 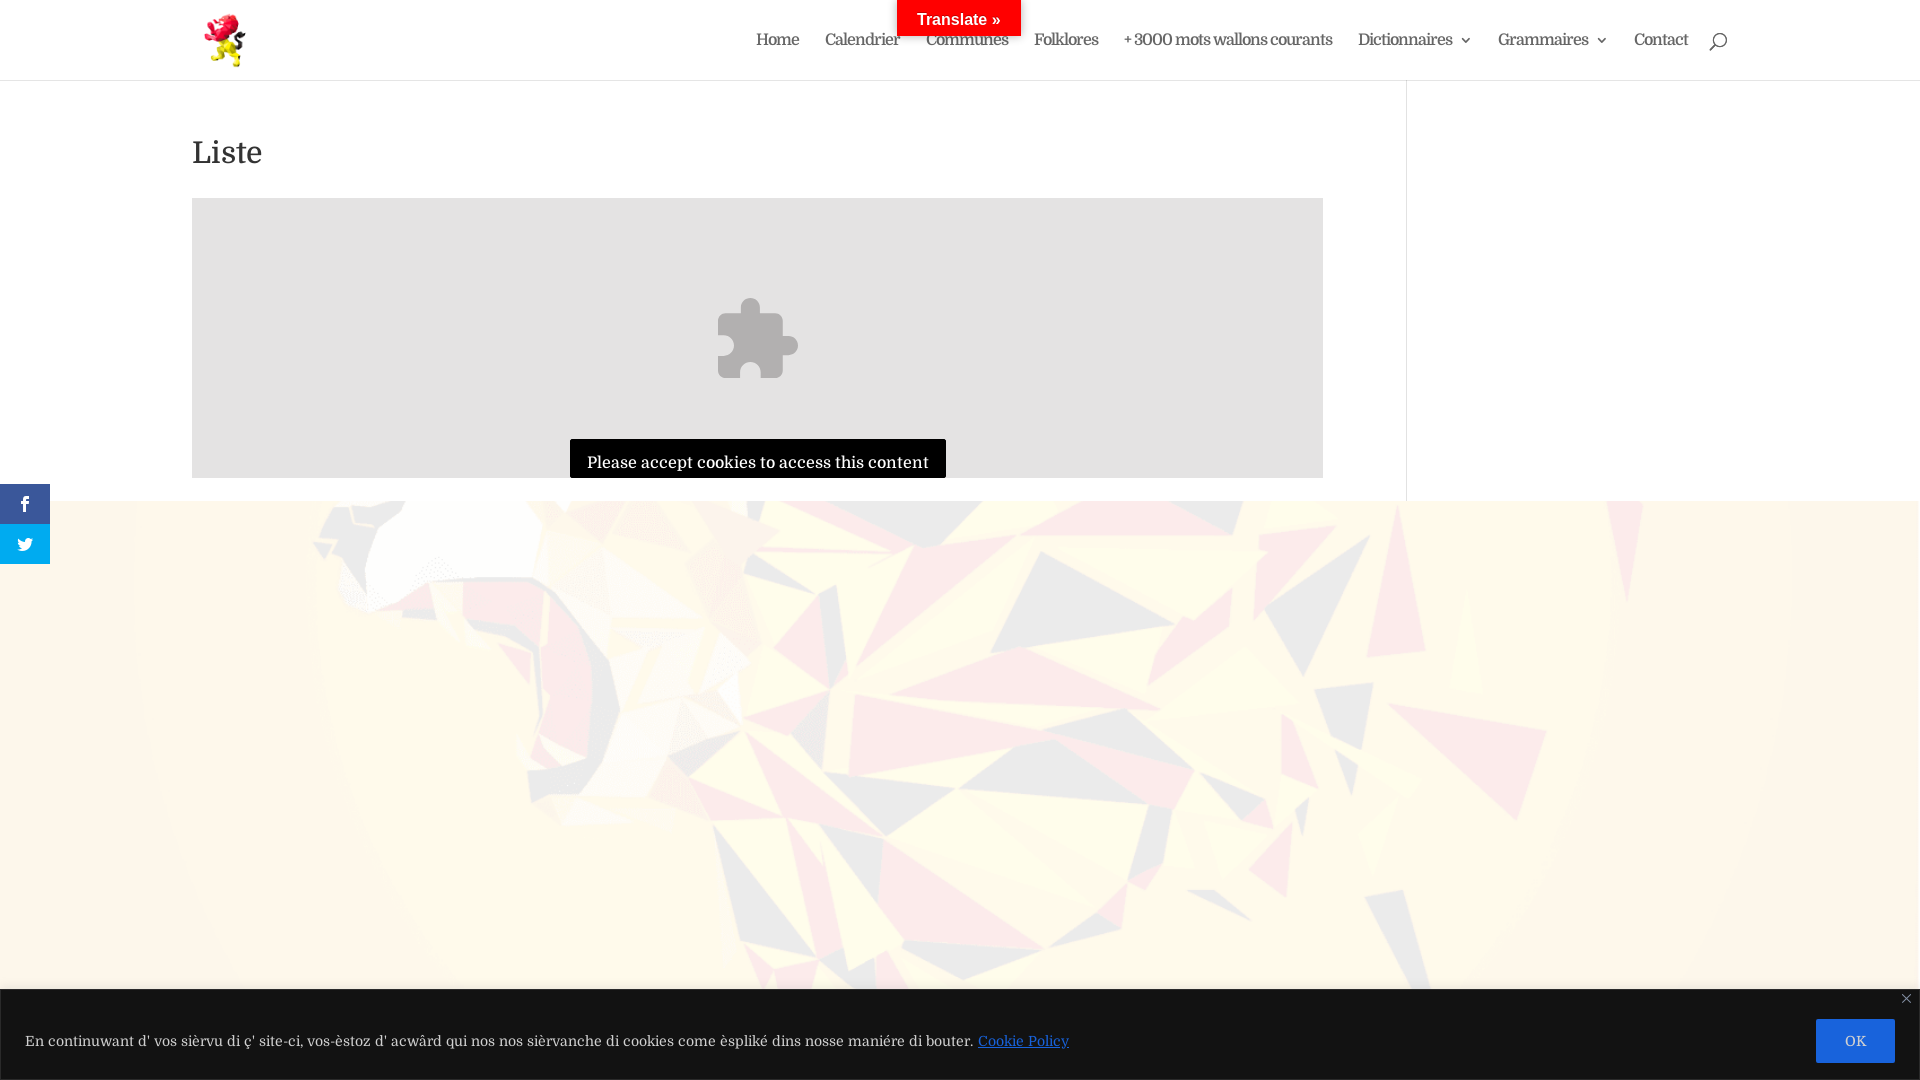 What do you see at coordinates (966, 55) in the screenshot?
I see `'Communes'` at bounding box center [966, 55].